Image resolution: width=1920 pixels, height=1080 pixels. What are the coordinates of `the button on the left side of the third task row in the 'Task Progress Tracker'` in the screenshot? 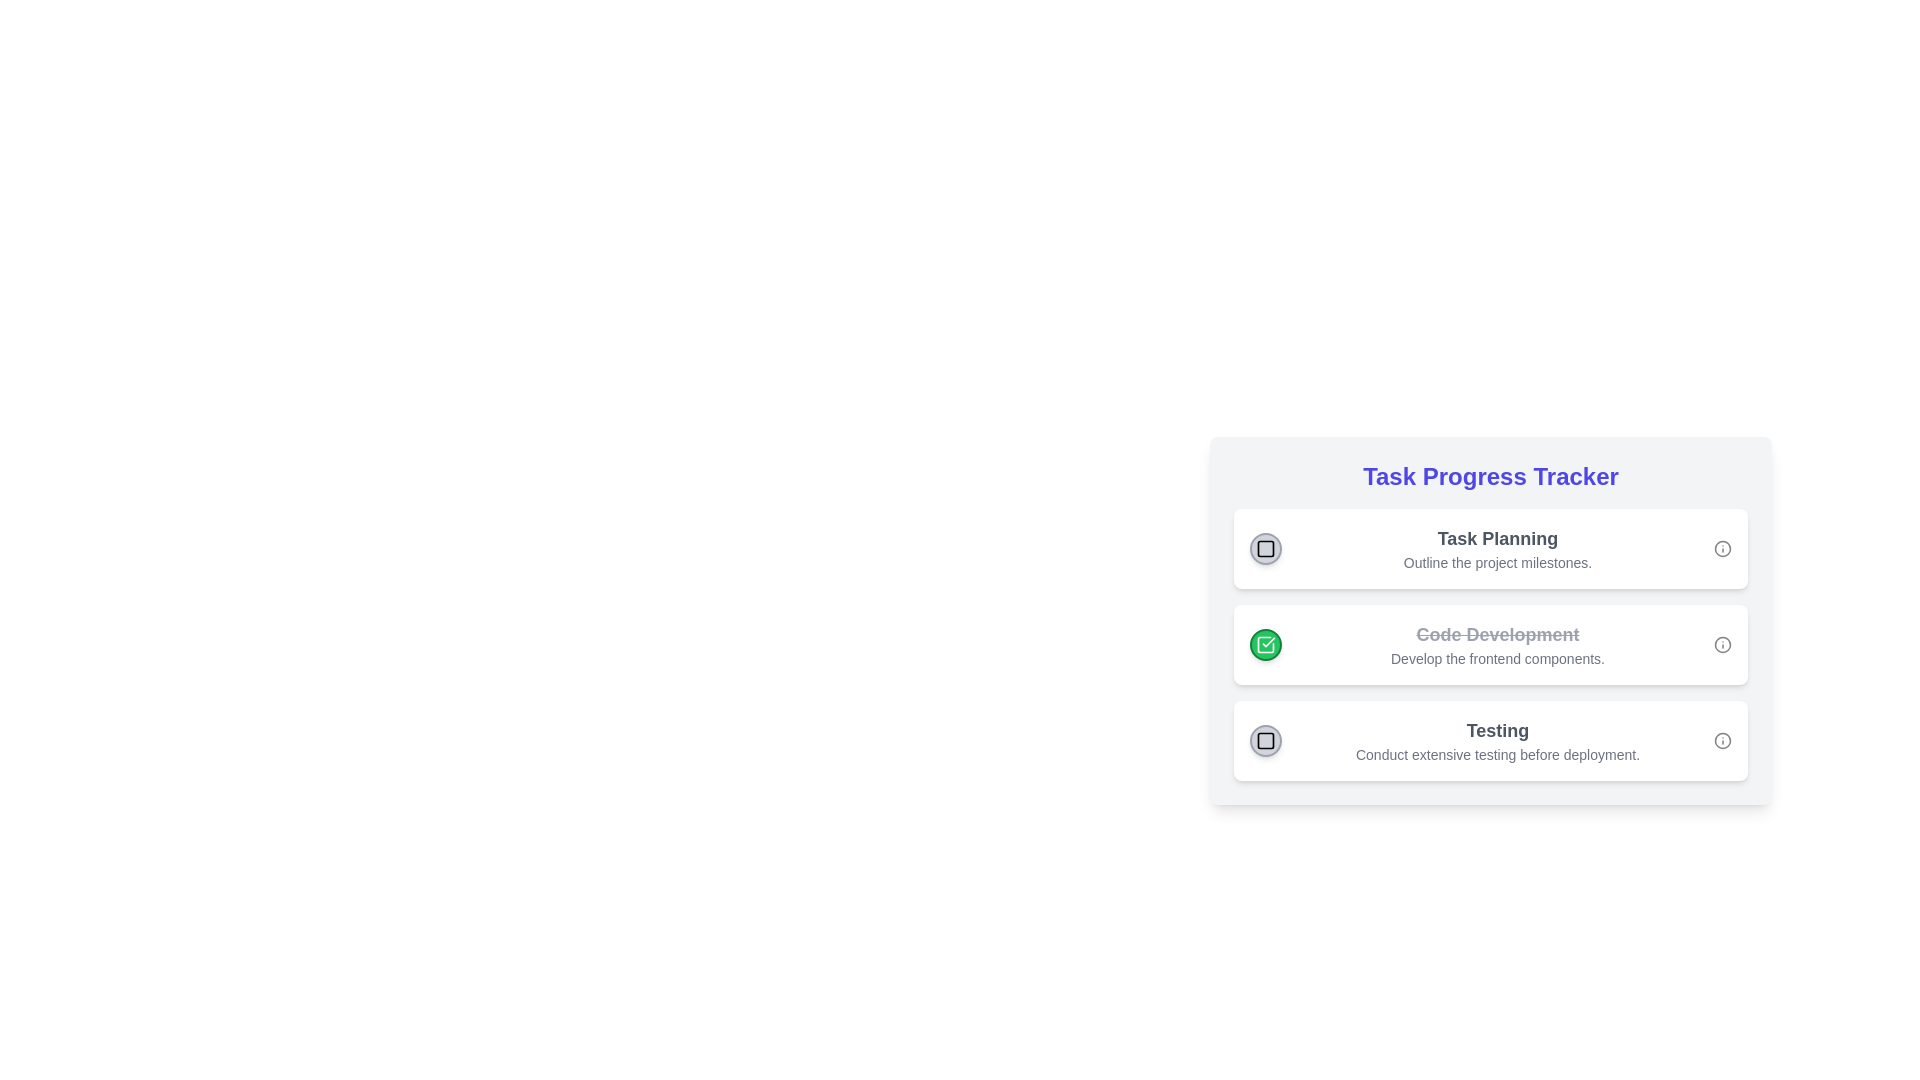 It's located at (1265, 740).